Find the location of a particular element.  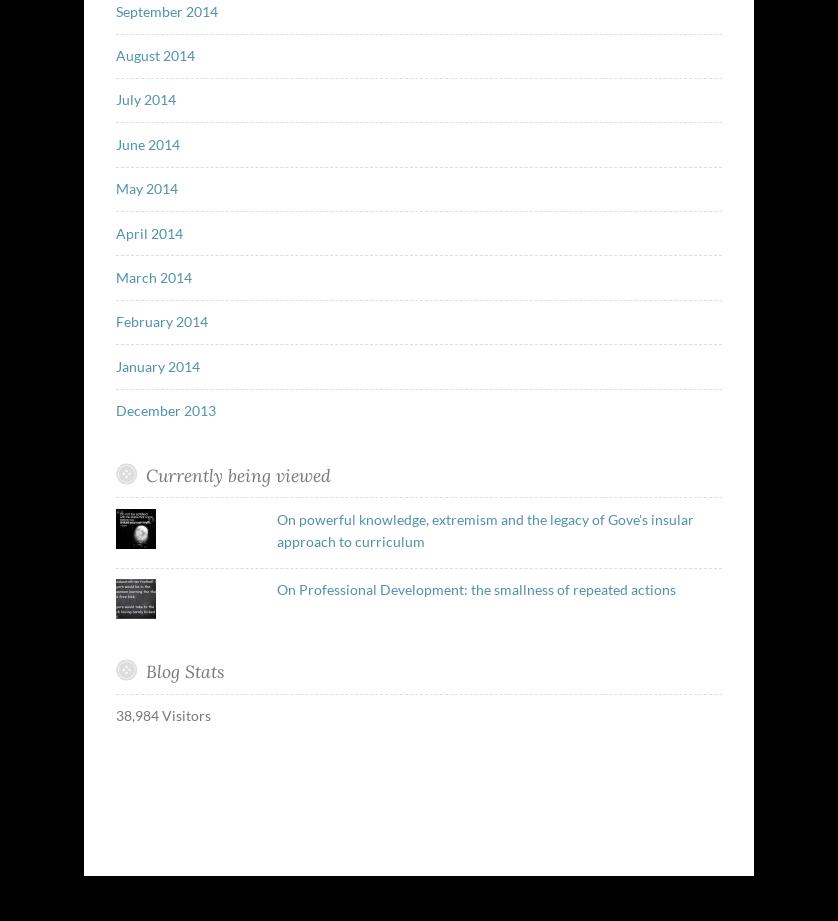

'July 2014' is located at coordinates (144, 99).